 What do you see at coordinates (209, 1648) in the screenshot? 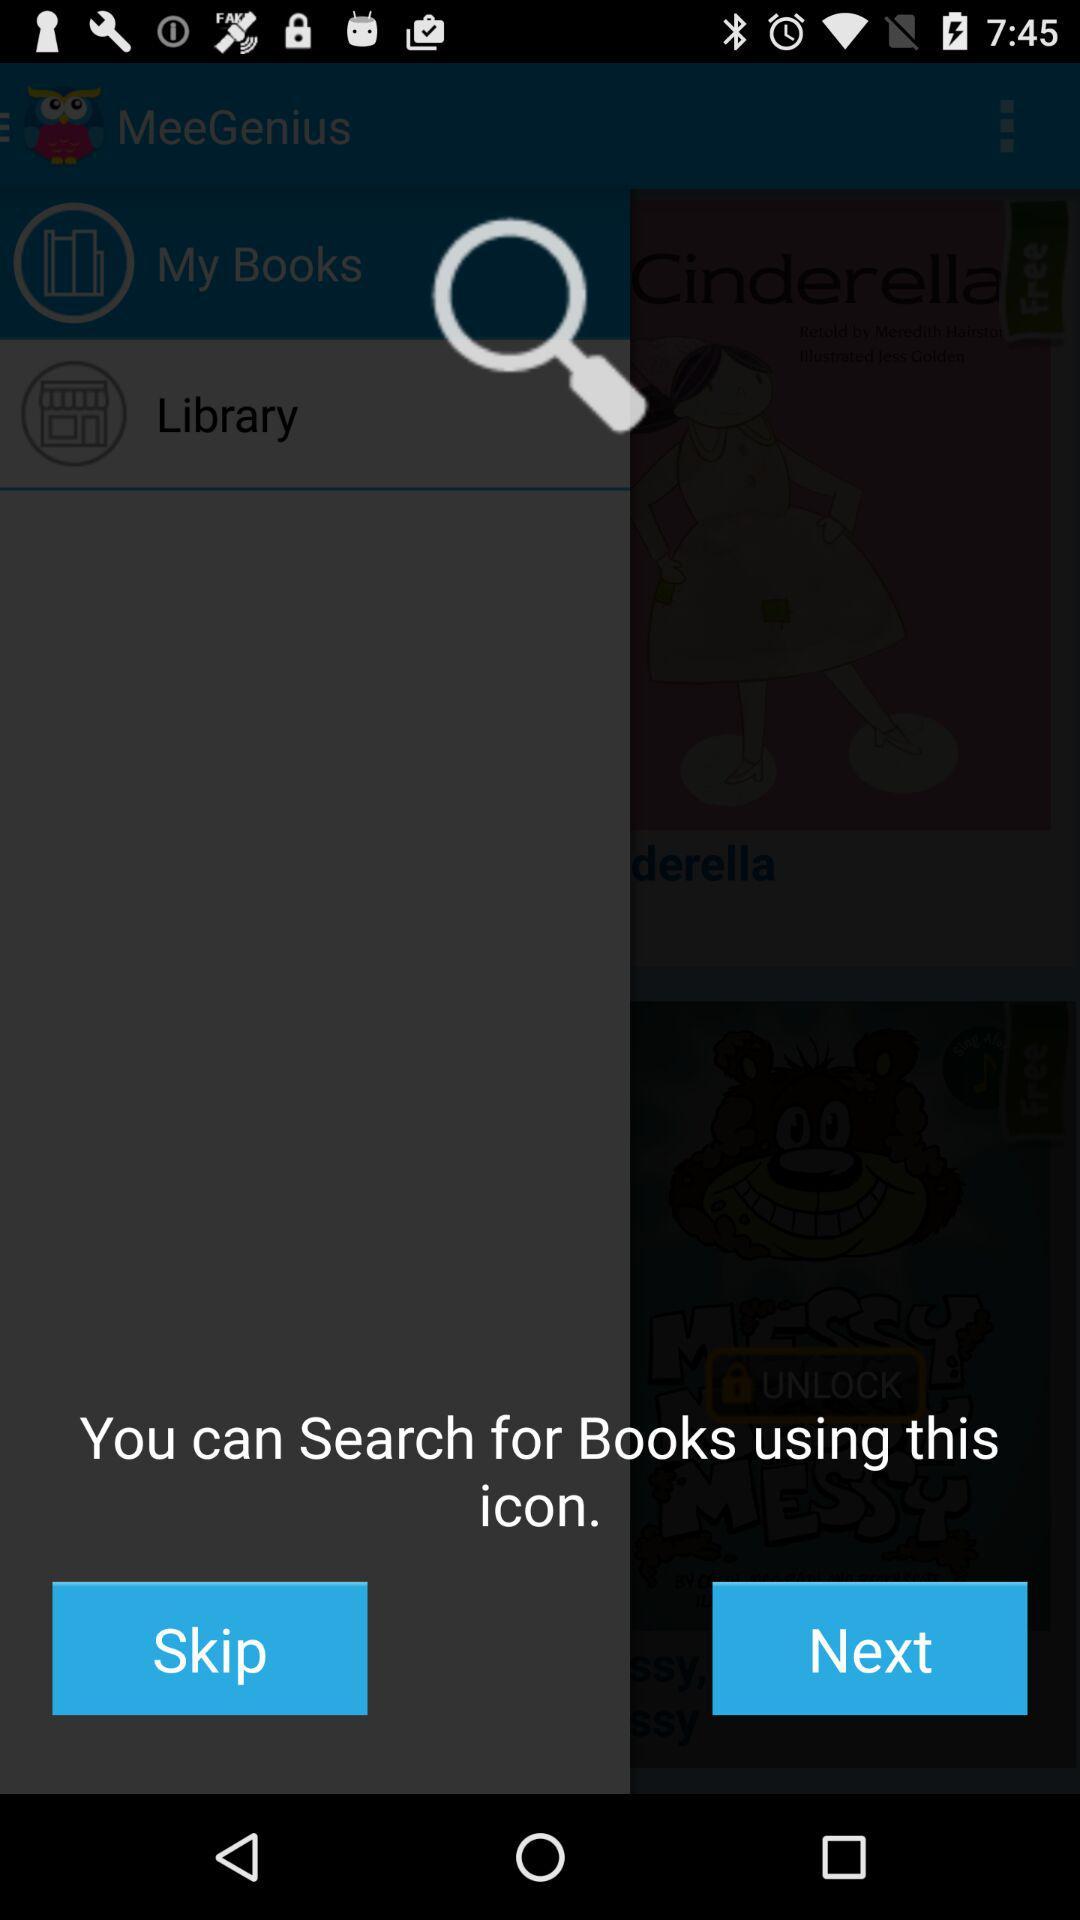
I see `the button next to the next button` at bounding box center [209, 1648].